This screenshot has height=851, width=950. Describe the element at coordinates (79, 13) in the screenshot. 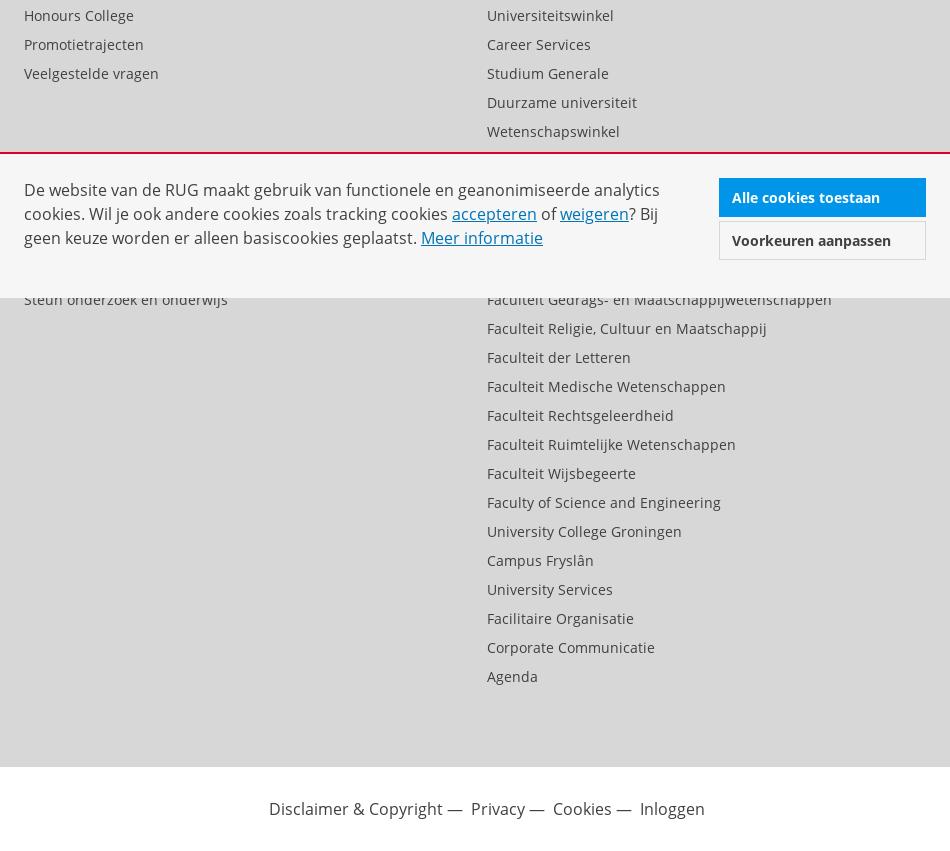

I see `'Honours College'` at that location.